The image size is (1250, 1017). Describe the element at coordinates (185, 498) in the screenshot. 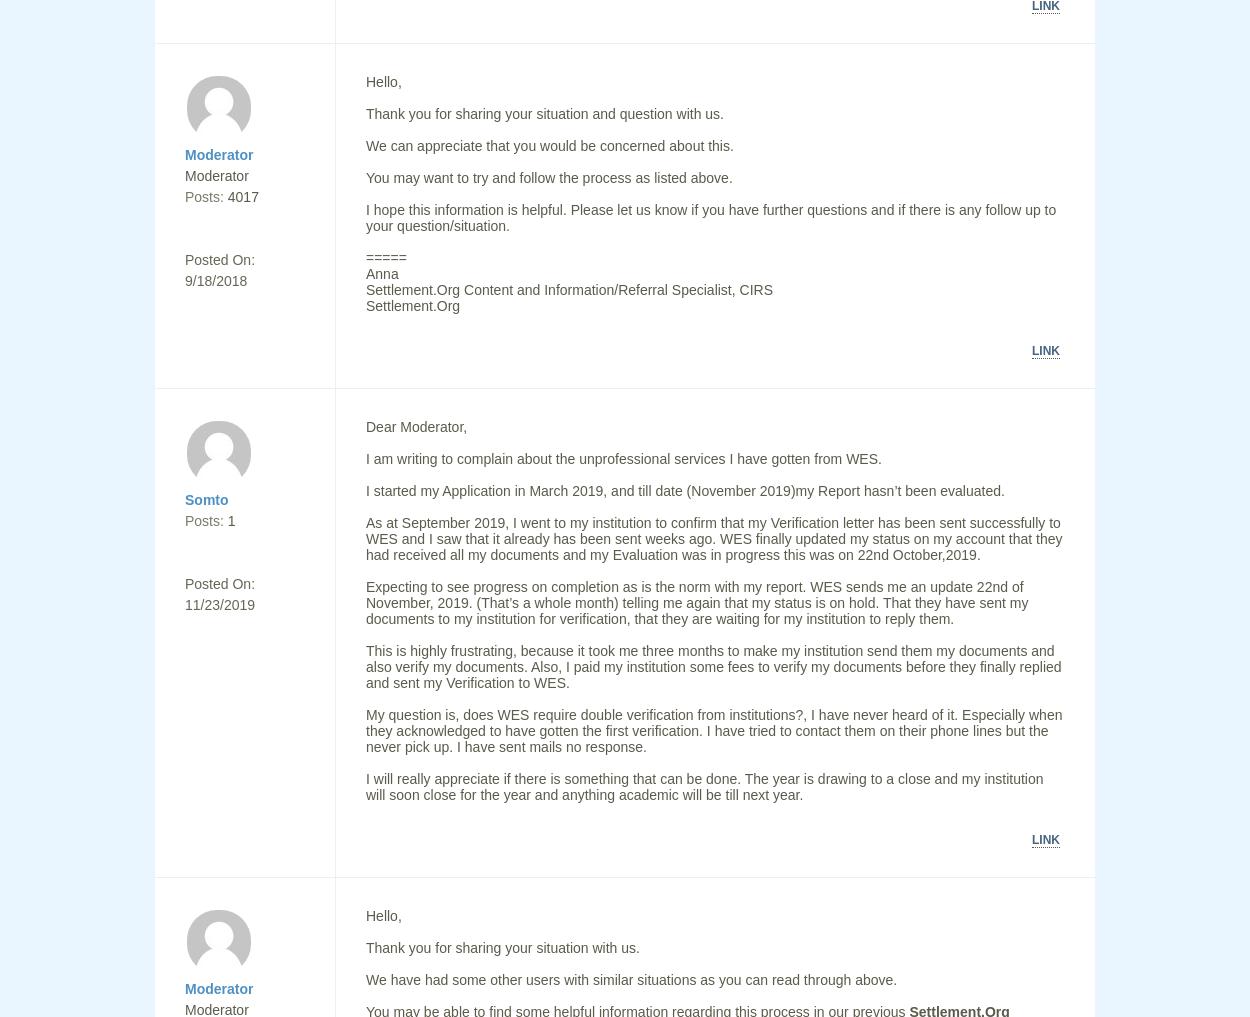

I see `'Somto'` at that location.